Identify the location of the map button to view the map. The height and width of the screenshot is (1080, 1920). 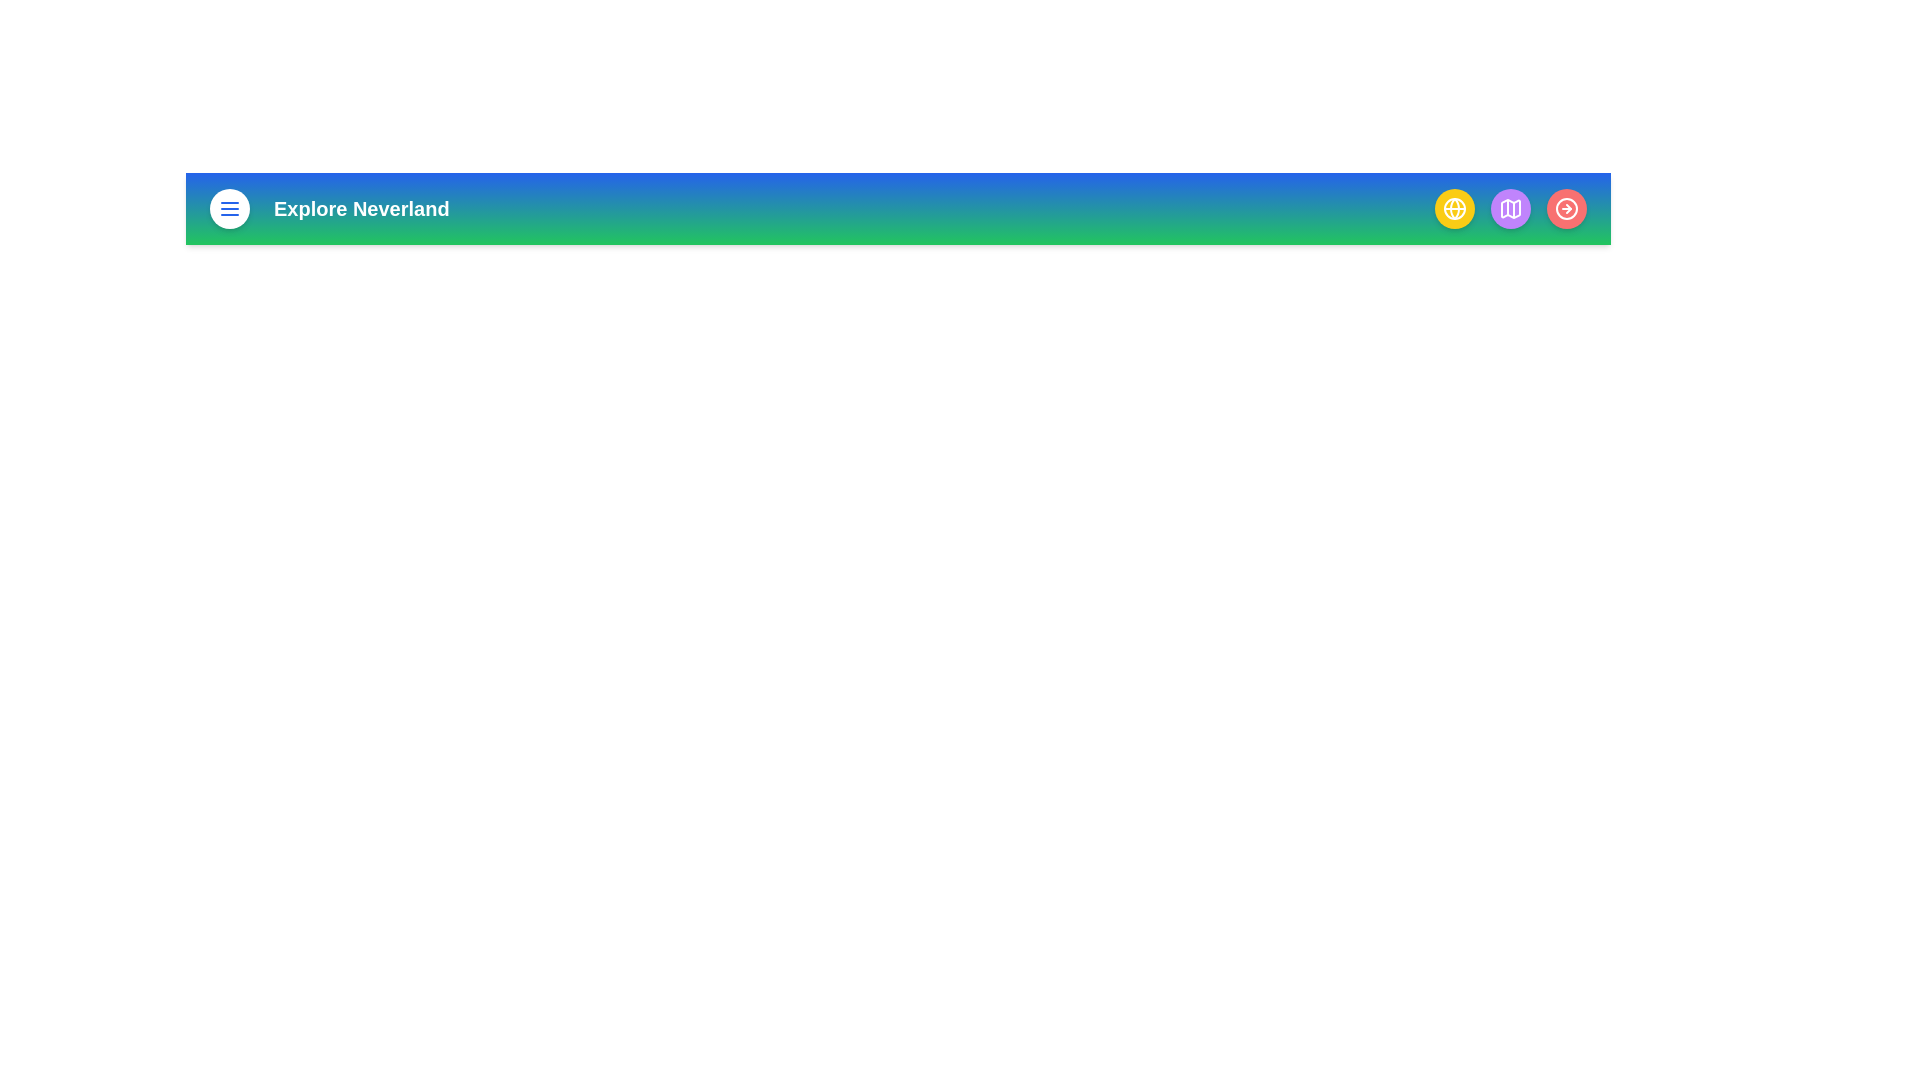
(1511, 208).